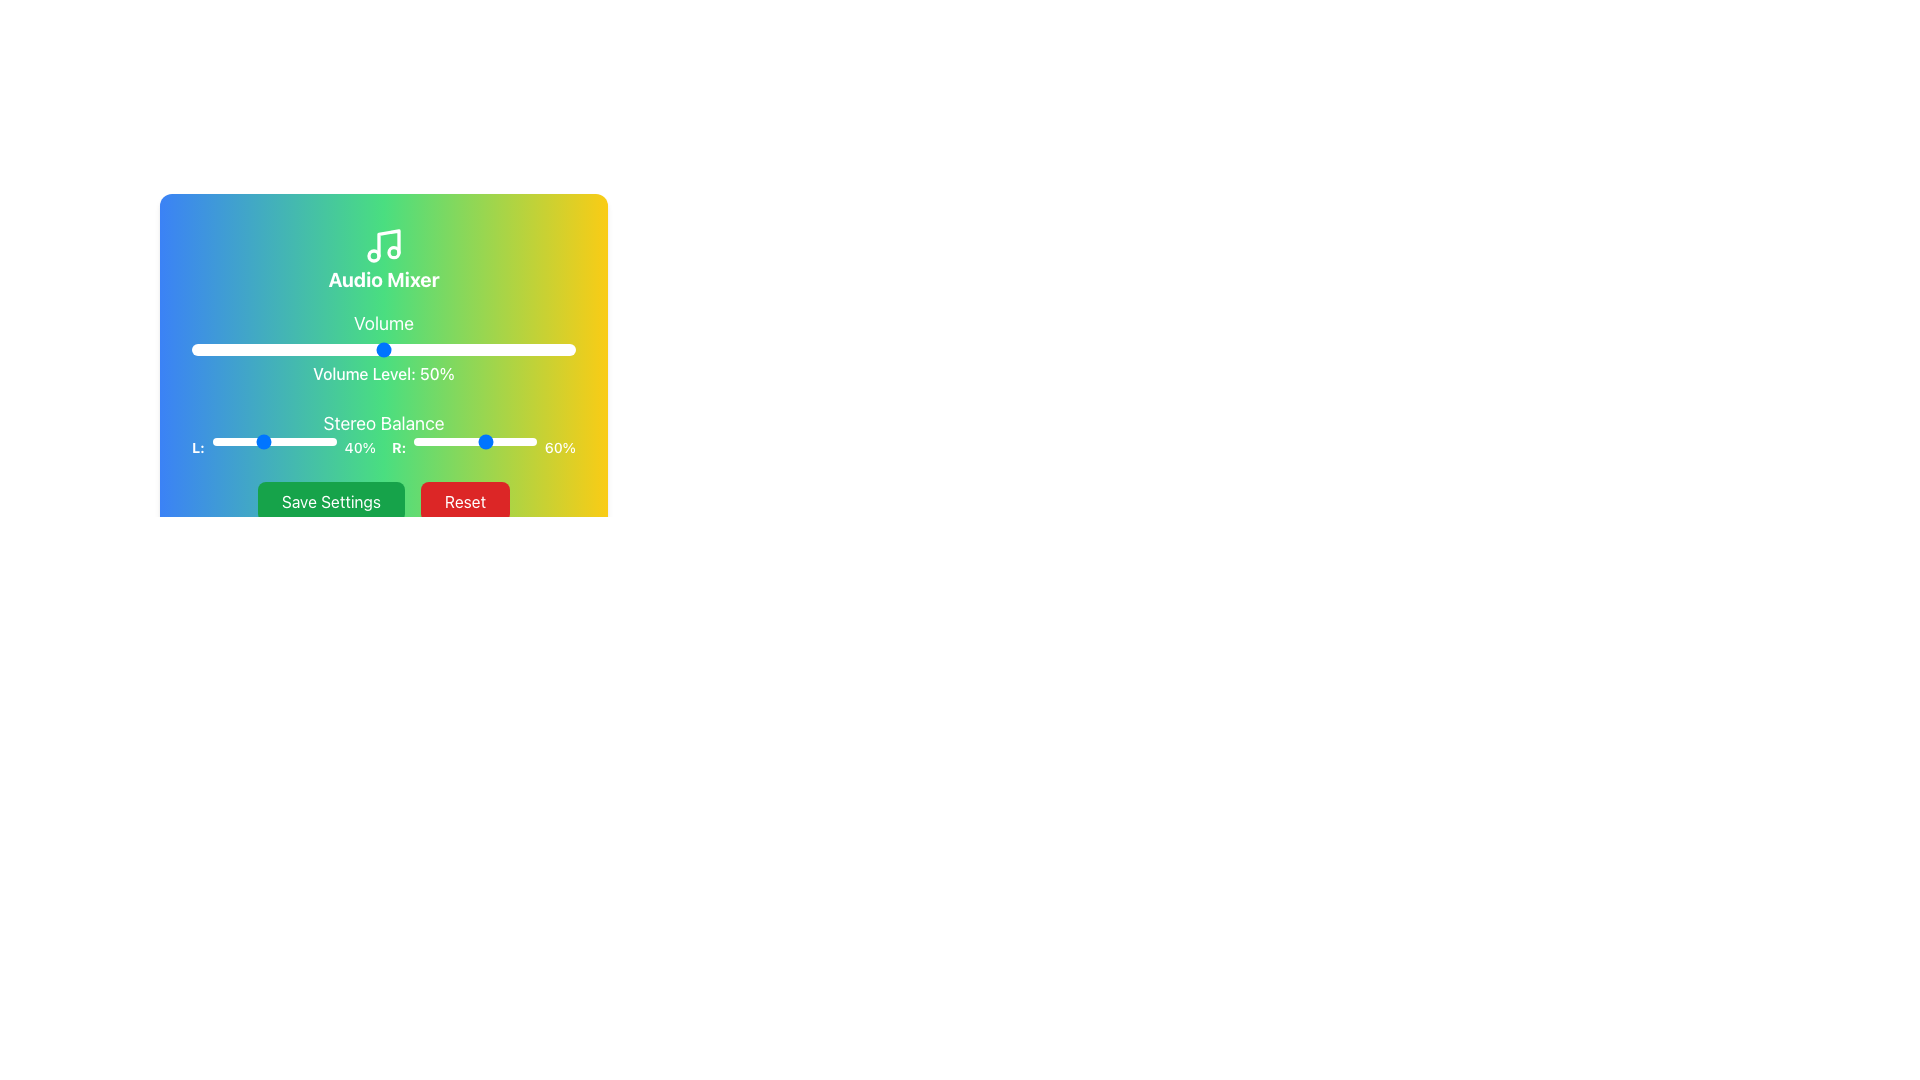 The height and width of the screenshot is (1080, 1920). What do you see at coordinates (384, 374) in the screenshot?
I see `the text label displaying 'Volume Level: 50%' that is centrally positioned below the volume slider in the Volume section` at bounding box center [384, 374].